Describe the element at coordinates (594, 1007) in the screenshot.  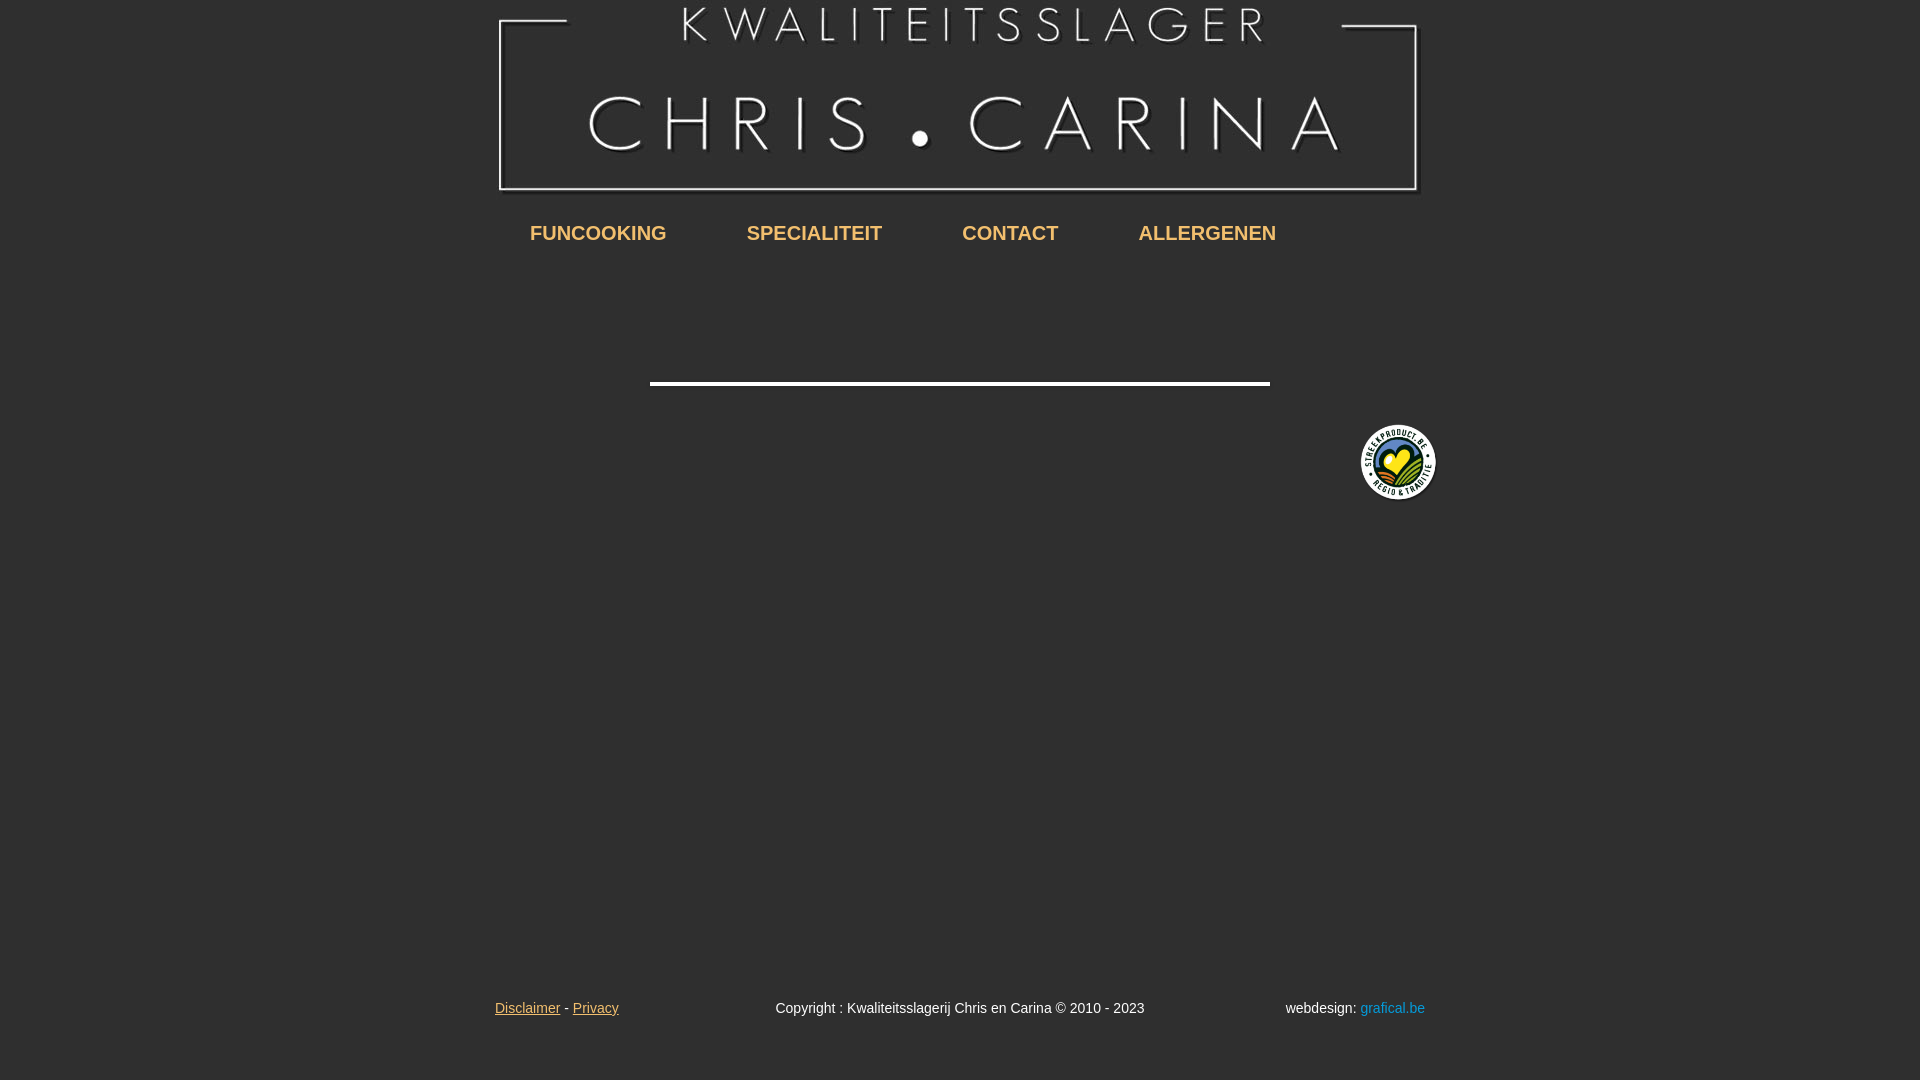
I see `'Privacy'` at that location.